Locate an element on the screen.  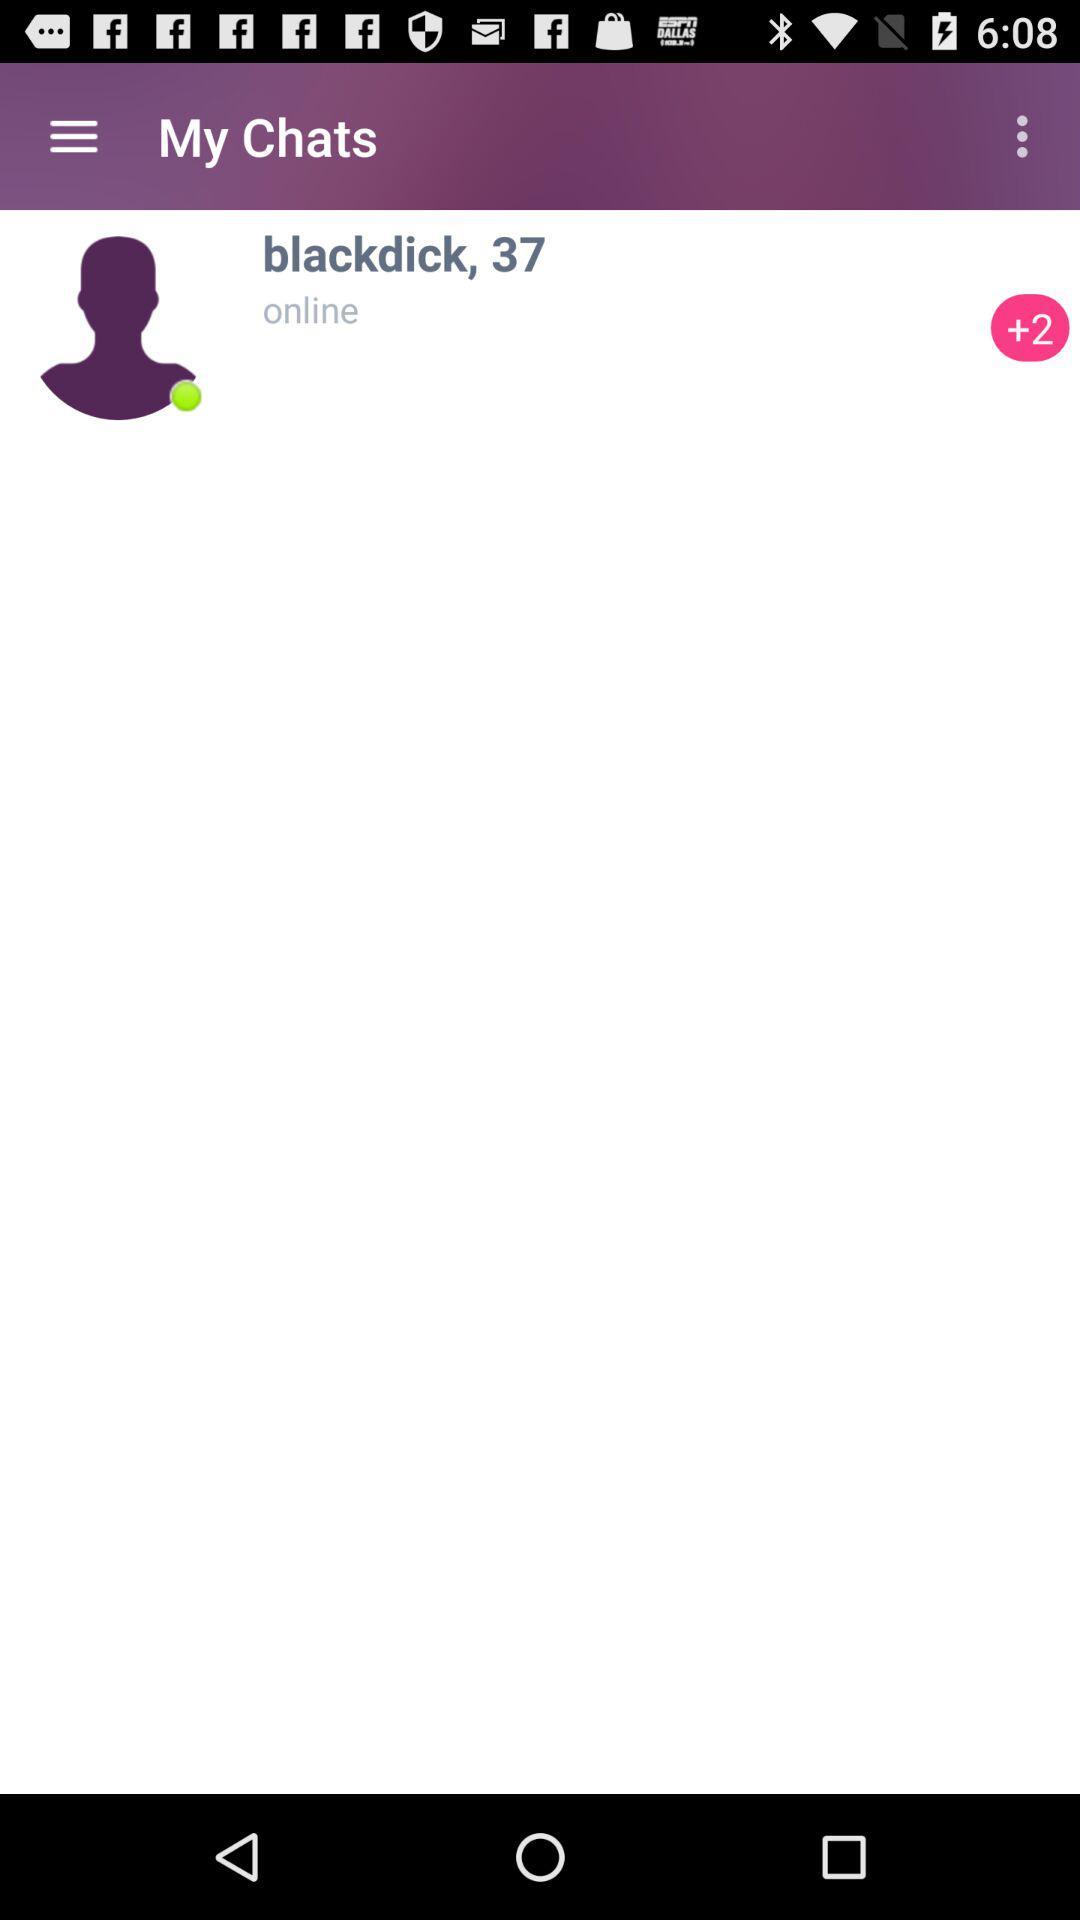
icon to the right of my chats icon is located at coordinates (1027, 135).